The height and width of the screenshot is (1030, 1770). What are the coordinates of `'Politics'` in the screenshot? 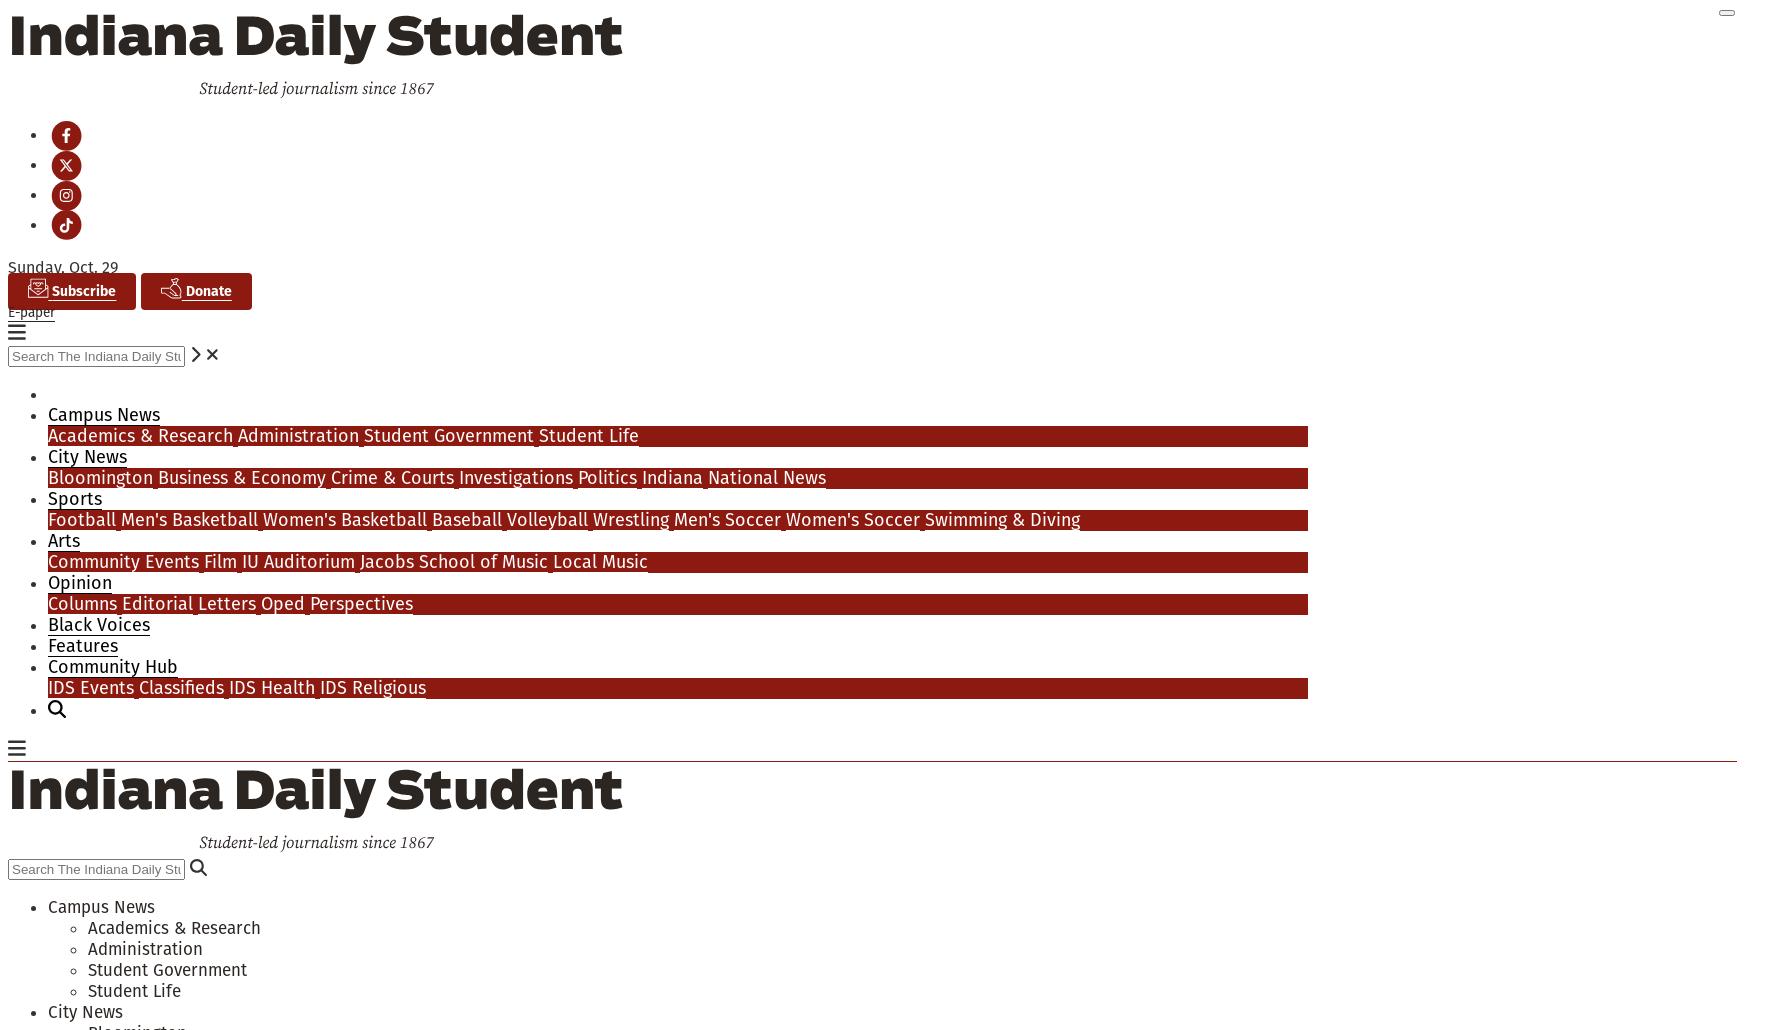 It's located at (606, 475).